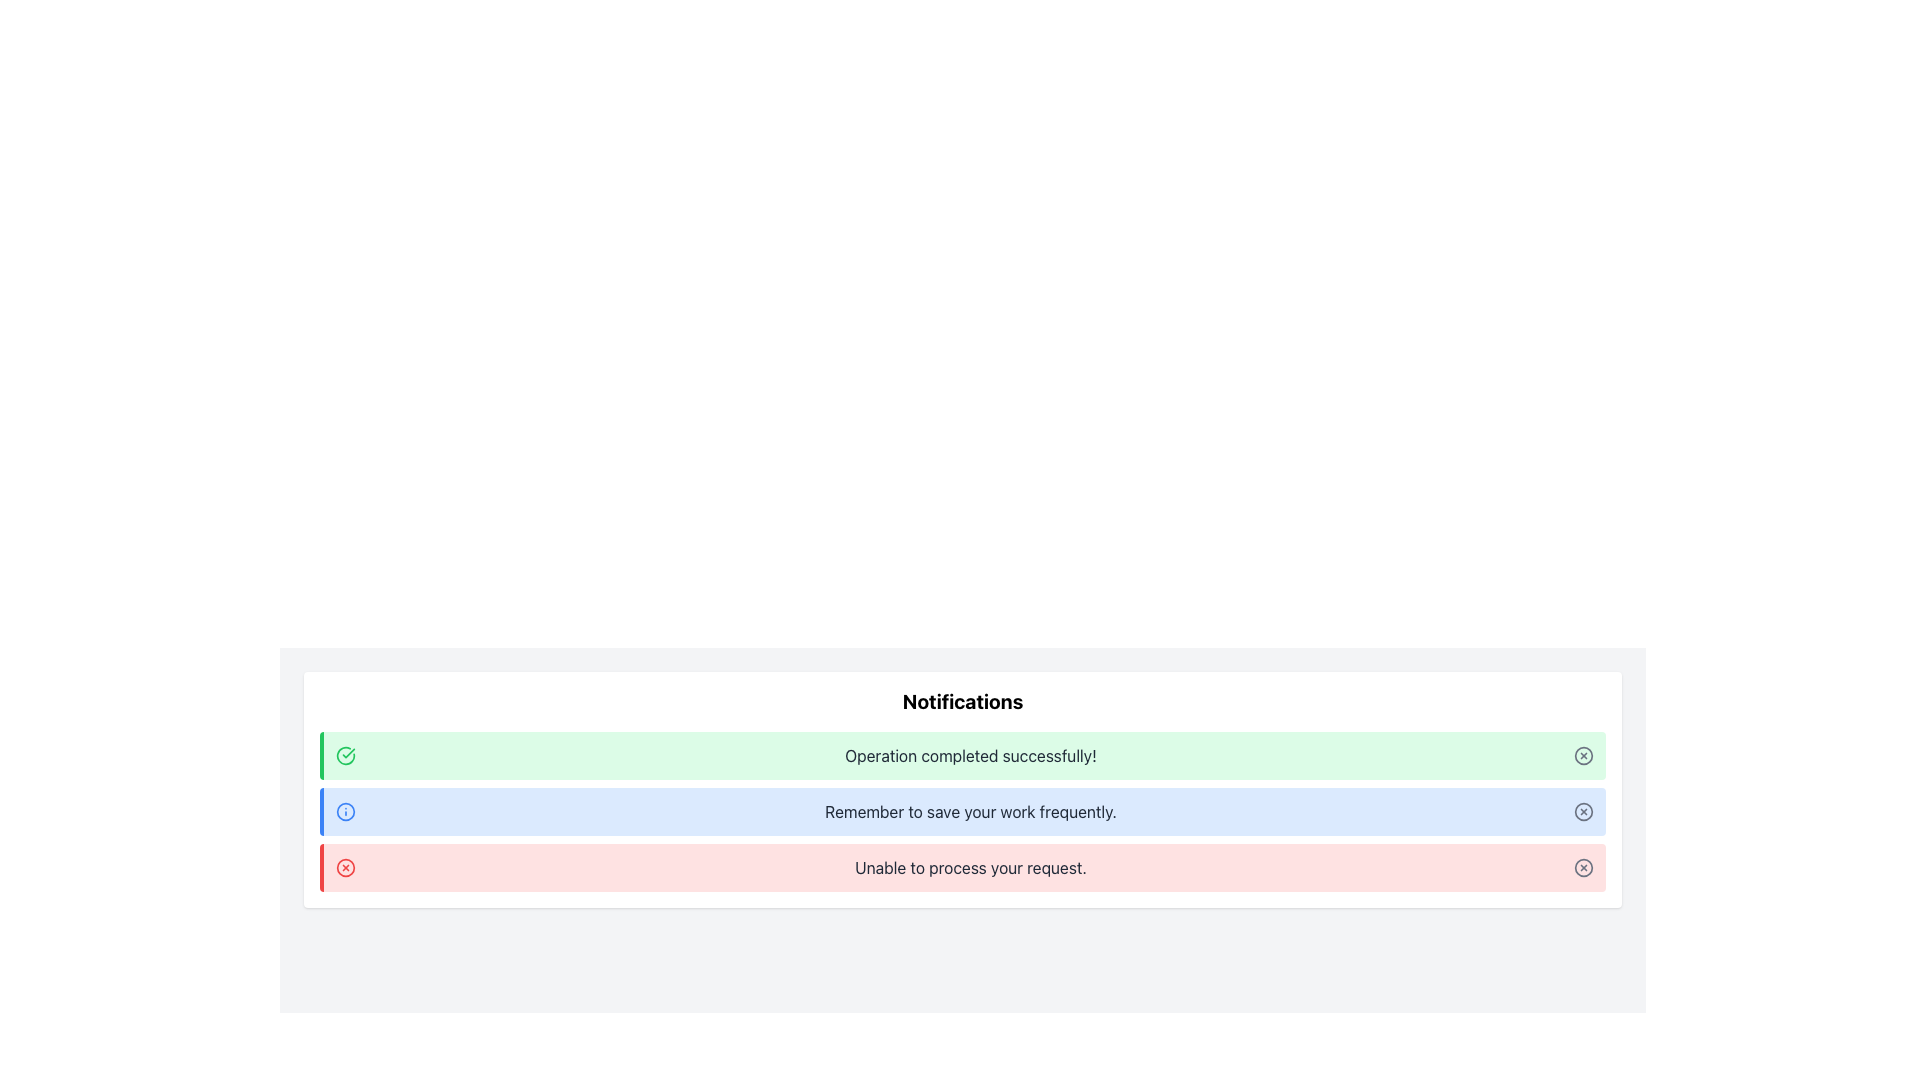 Image resolution: width=1920 pixels, height=1080 pixels. I want to click on the informational icon located near the left edge of the blue notification bar, which aligns horizontally with the text 'Remember to save your work frequently.', so click(345, 812).